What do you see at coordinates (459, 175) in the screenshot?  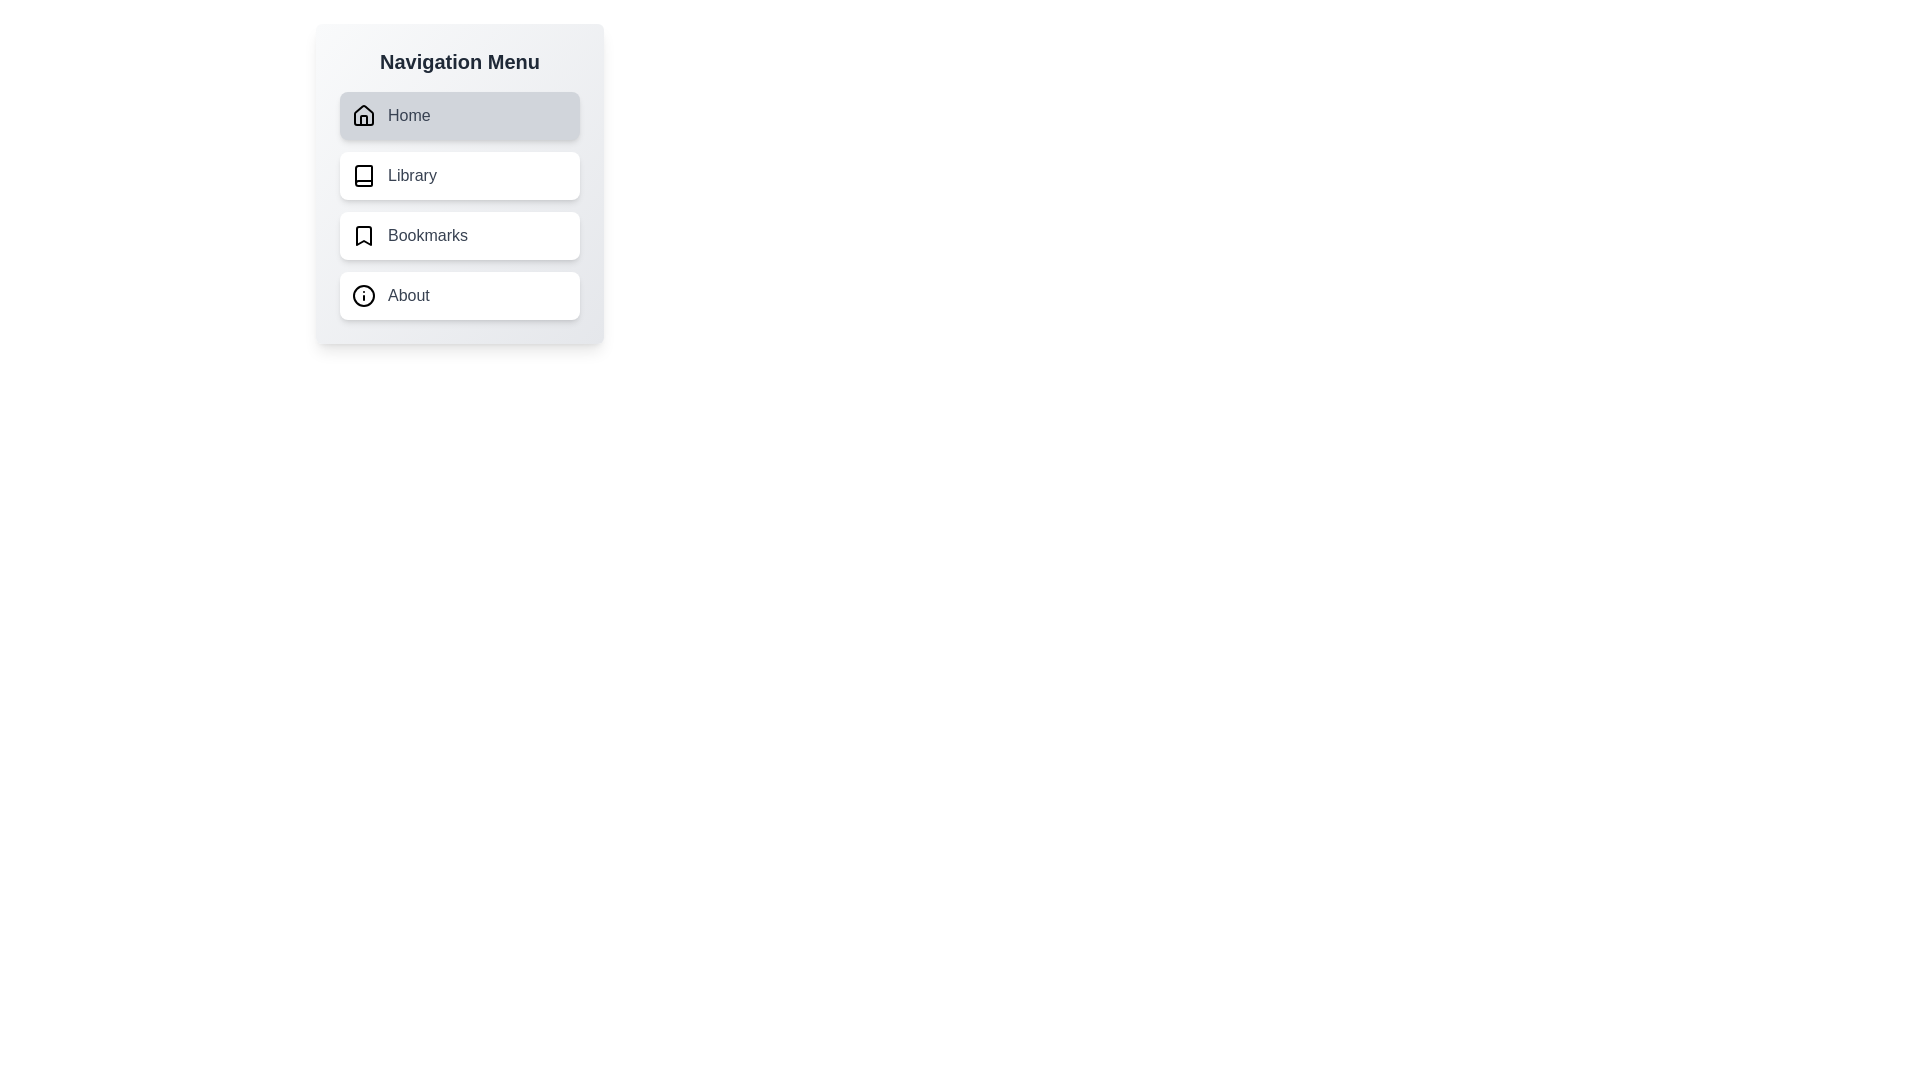 I see `the menu item corresponding to Library` at bounding box center [459, 175].